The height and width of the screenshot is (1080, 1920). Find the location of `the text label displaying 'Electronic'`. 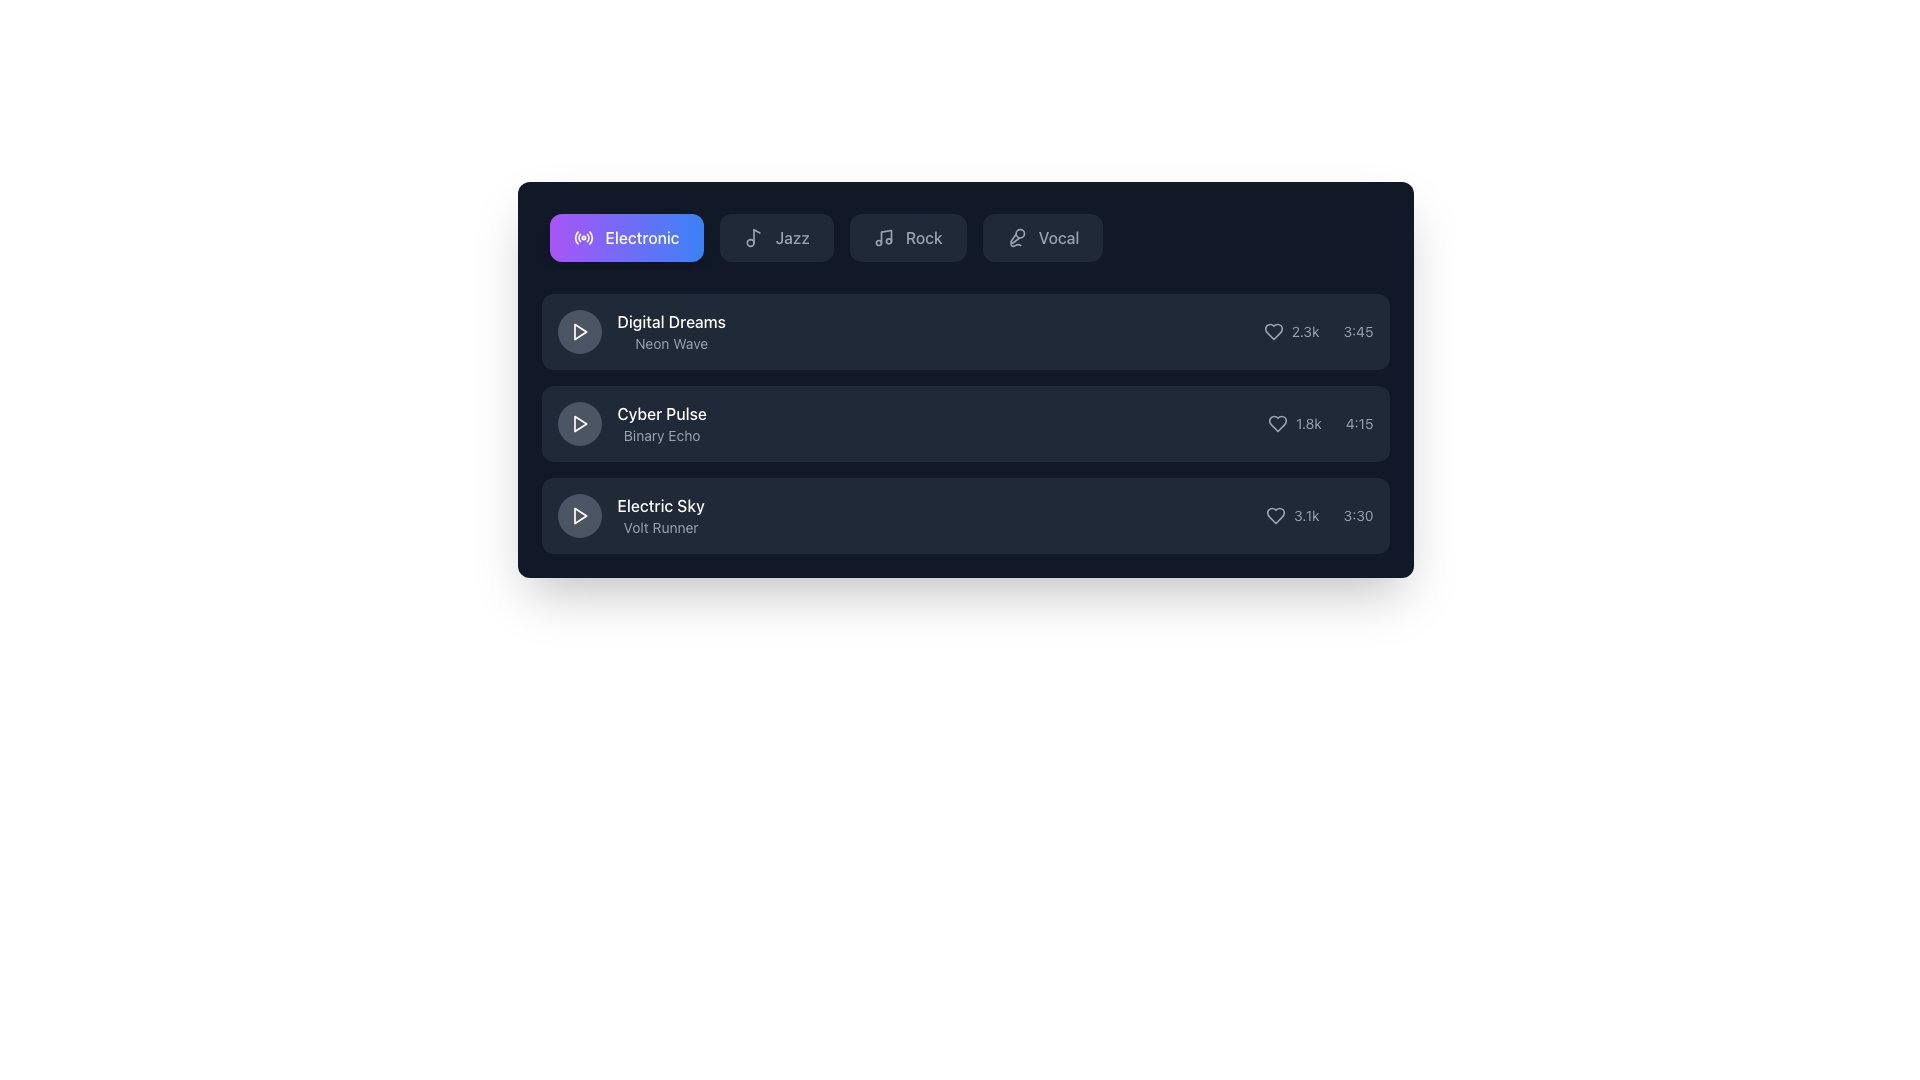

the text label displaying 'Electronic' is located at coordinates (642, 237).